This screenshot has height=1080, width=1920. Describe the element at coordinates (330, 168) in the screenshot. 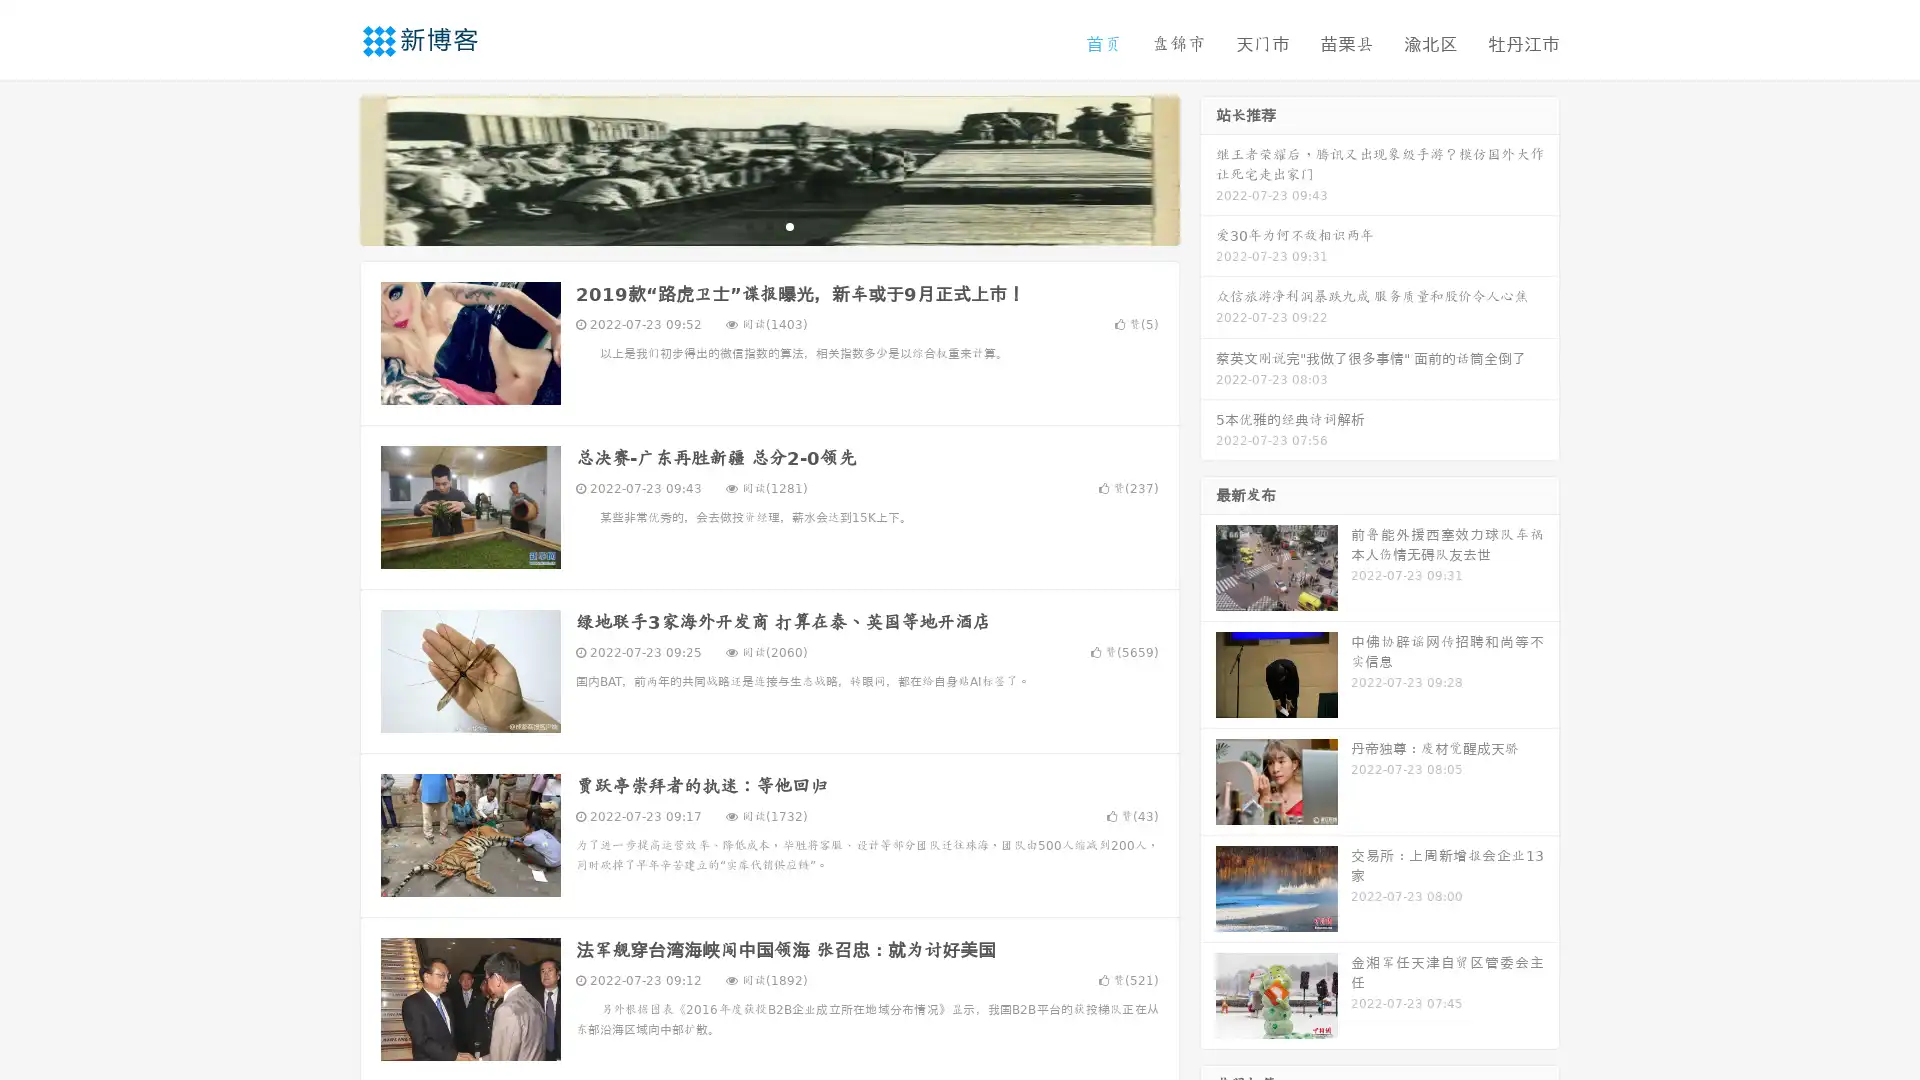

I see `Previous slide` at that location.